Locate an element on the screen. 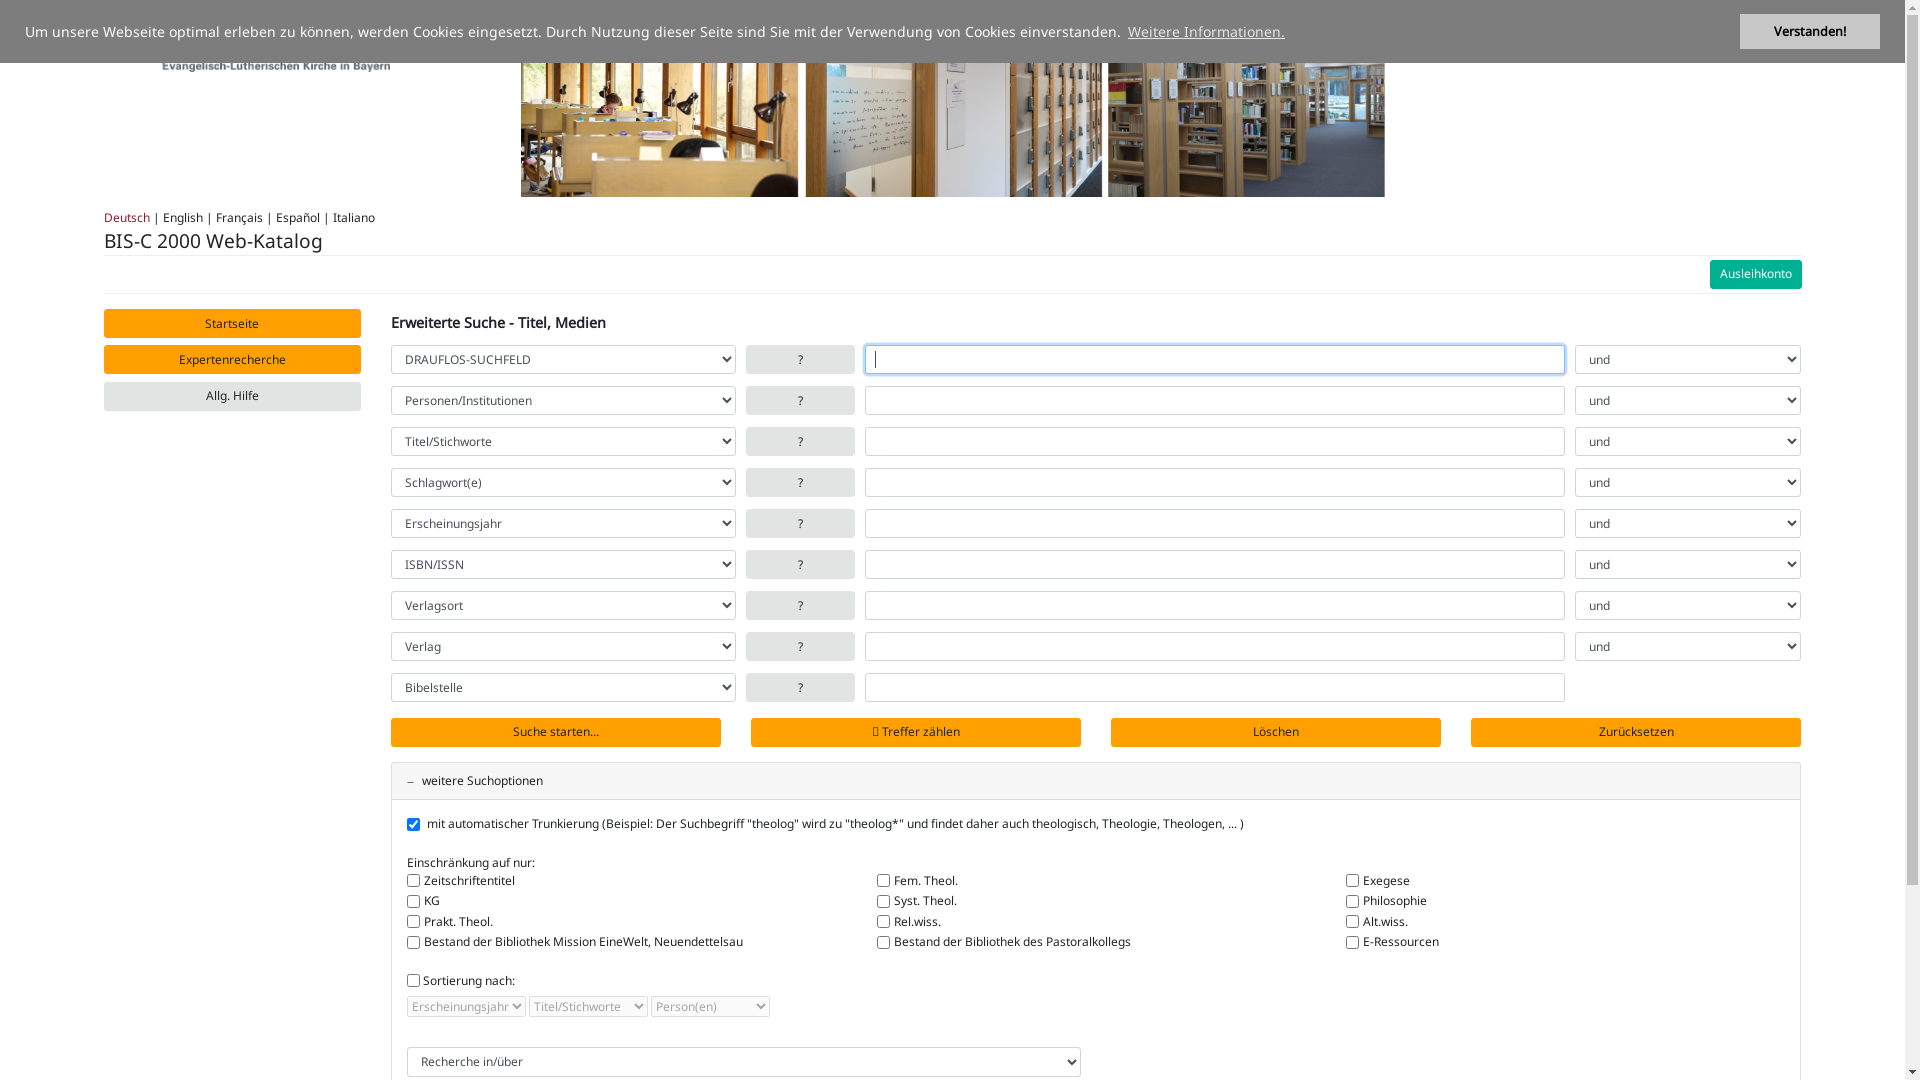 Image resolution: width=1920 pixels, height=1080 pixels. 'weitere Suchoptionen' is located at coordinates (474, 779).